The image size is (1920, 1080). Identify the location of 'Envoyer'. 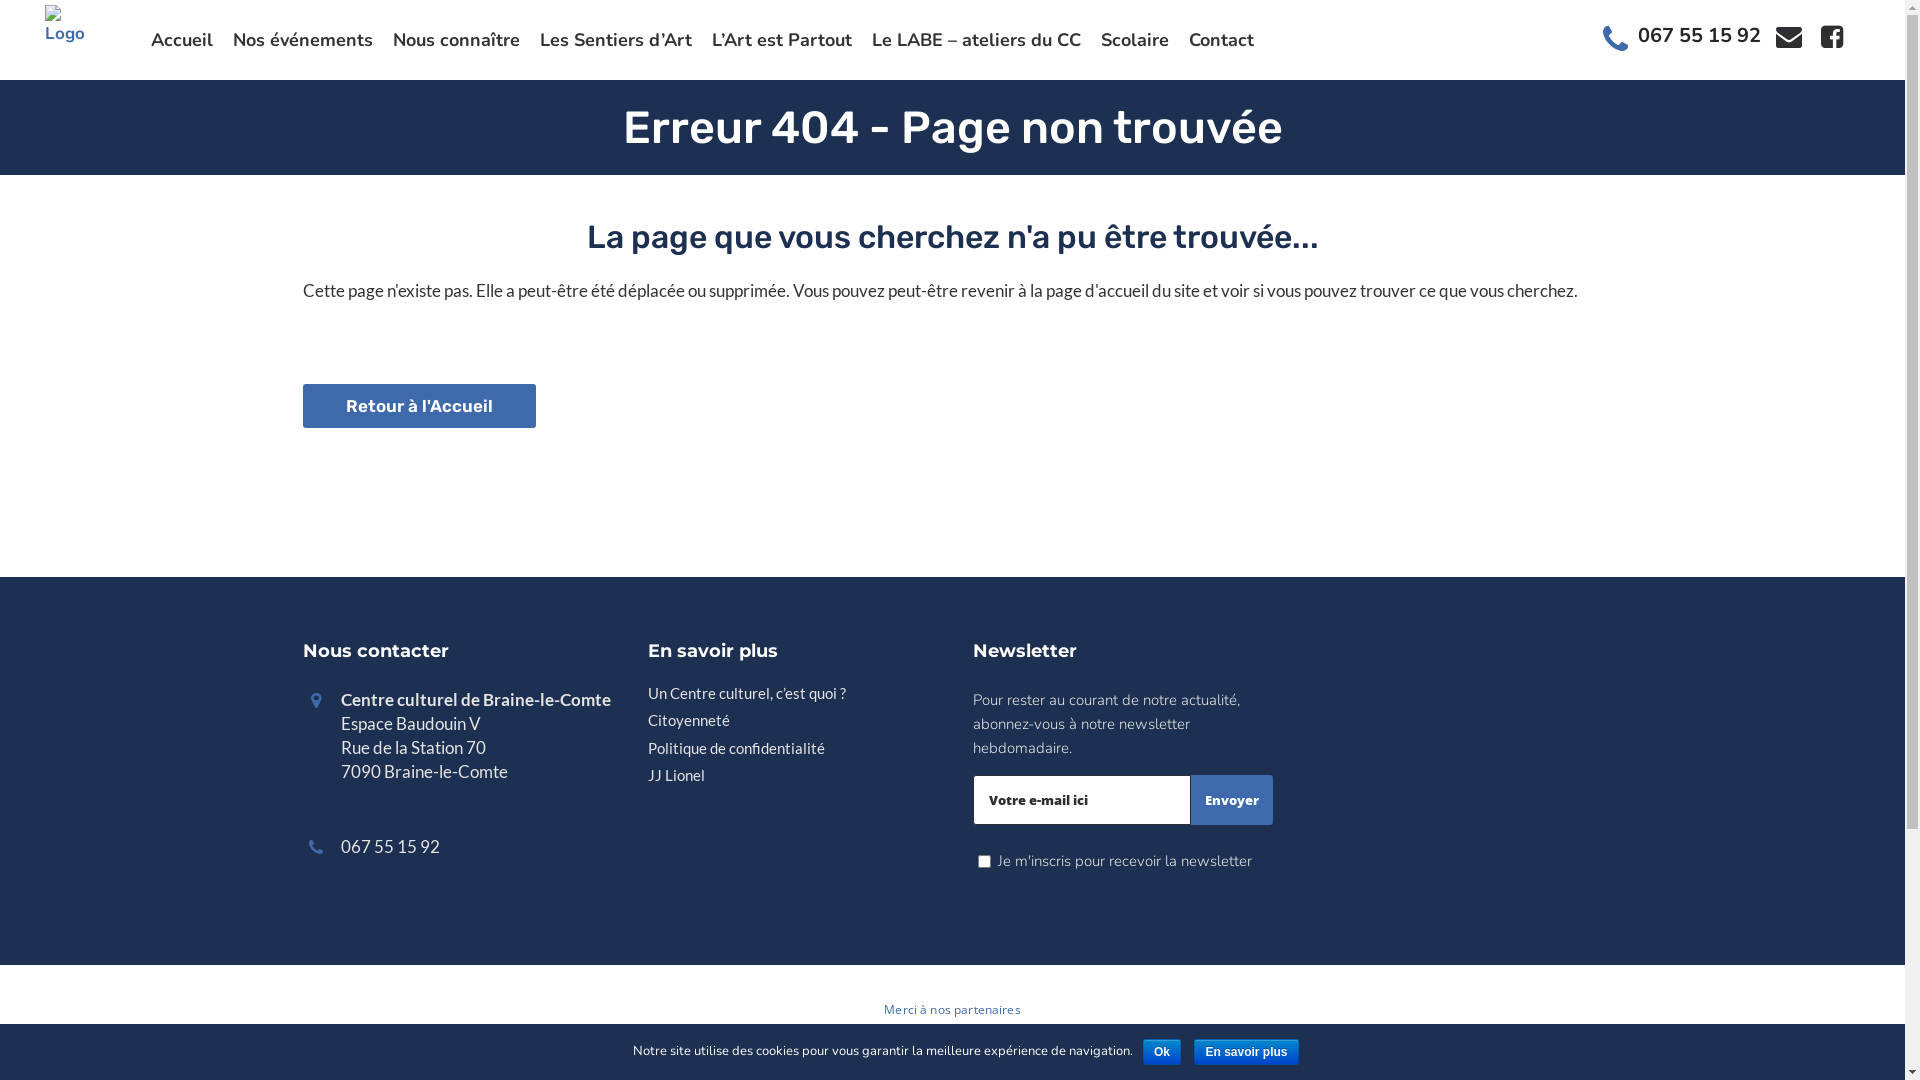
(1229, 798).